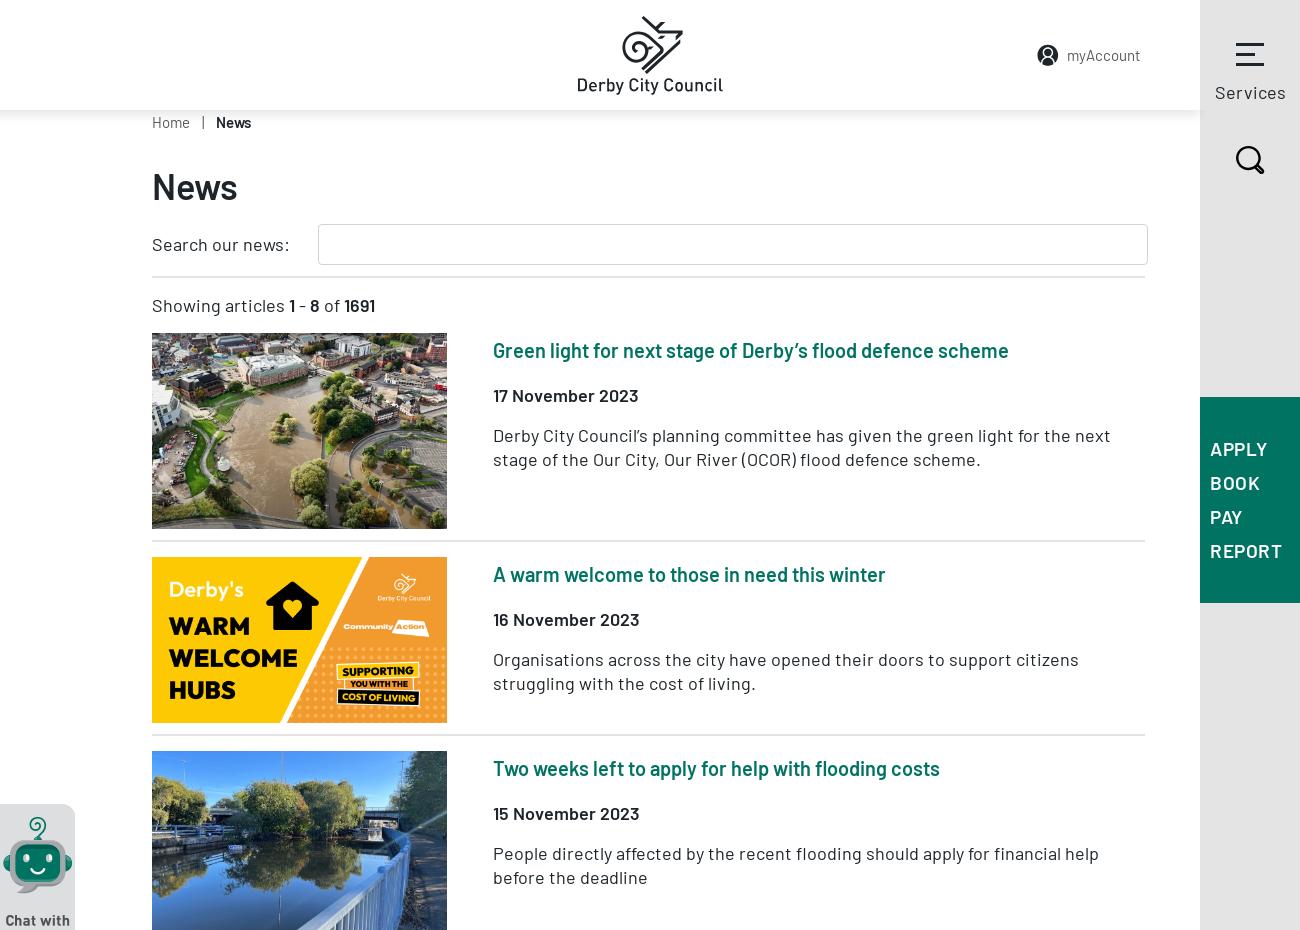 The height and width of the screenshot is (930, 1300). I want to click on 'Home', so click(170, 122).